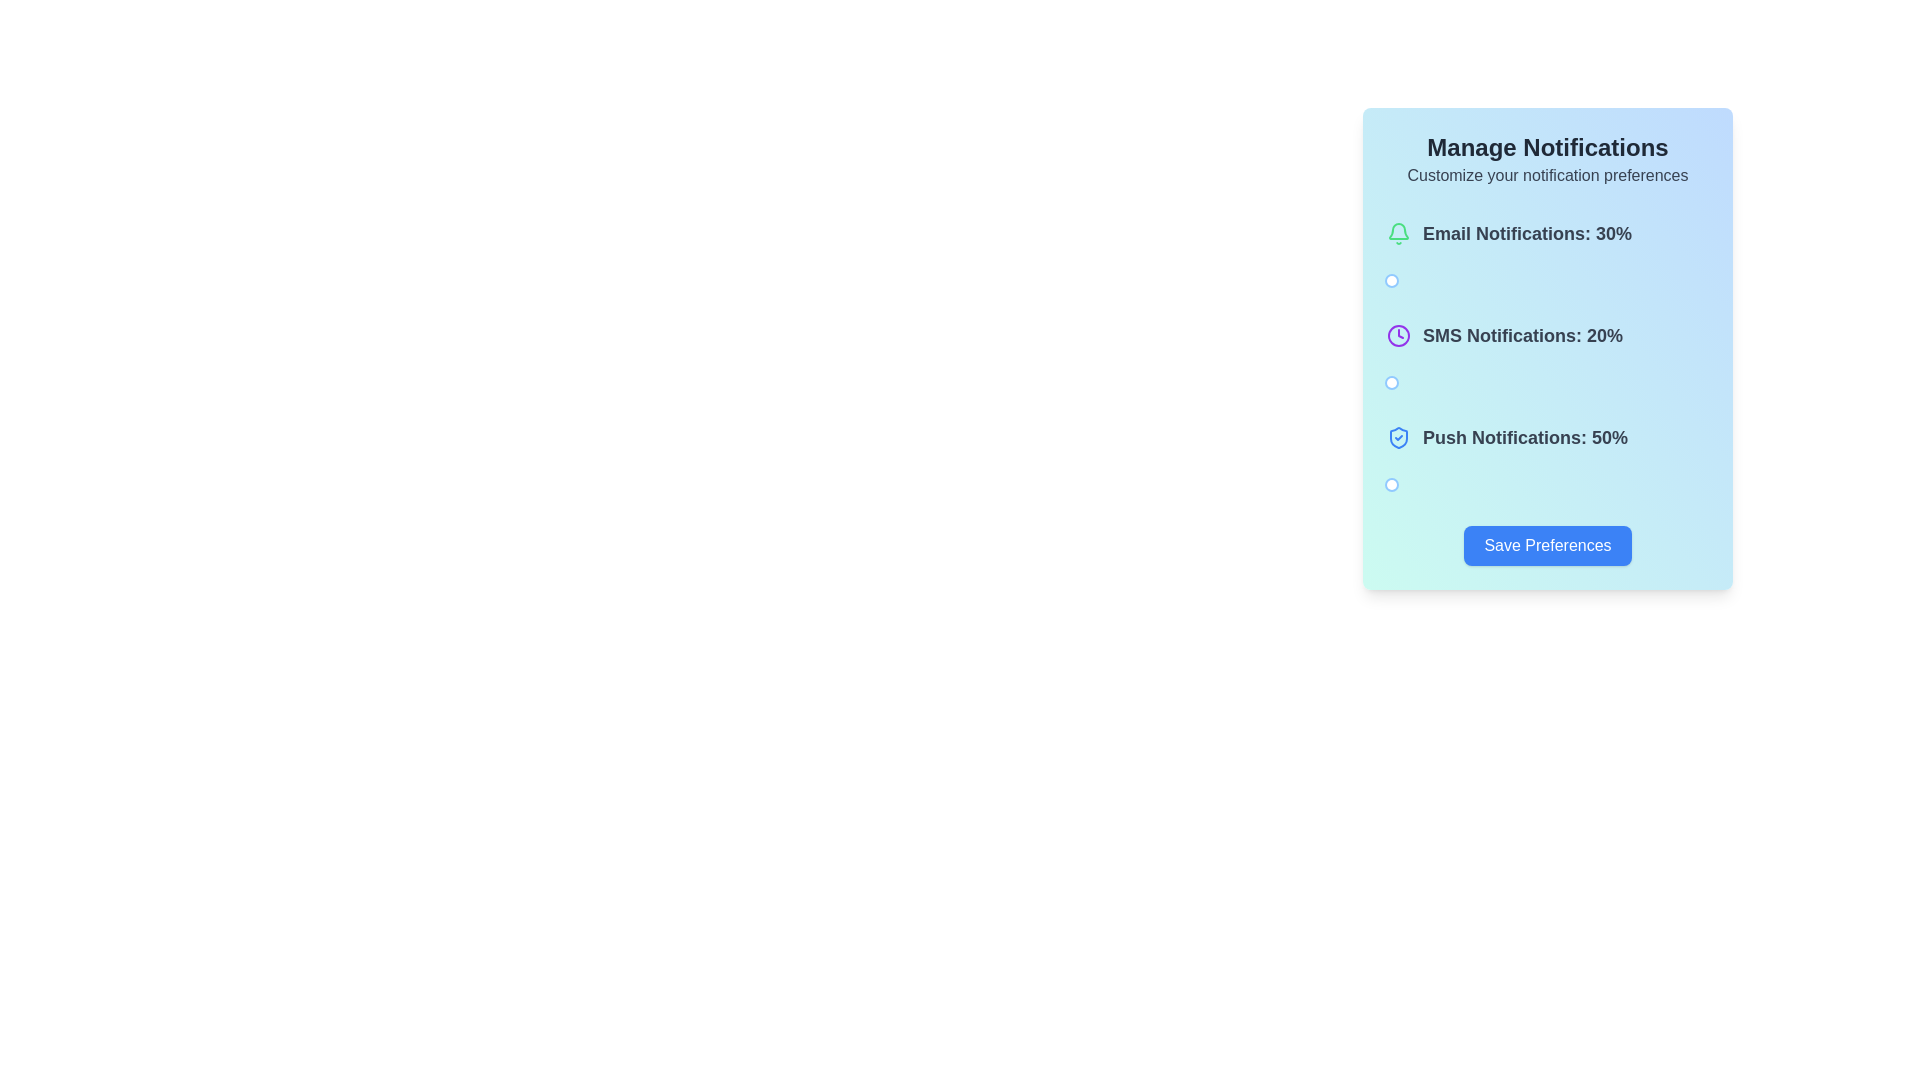  What do you see at coordinates (1547, 347) in the screenshot?
I see `the Text label indicating SMS notification preferences, which is positioned beneath the 'Email Notifications' option and above the 'Push Notifications' option` at bounding box center [1547, 347].